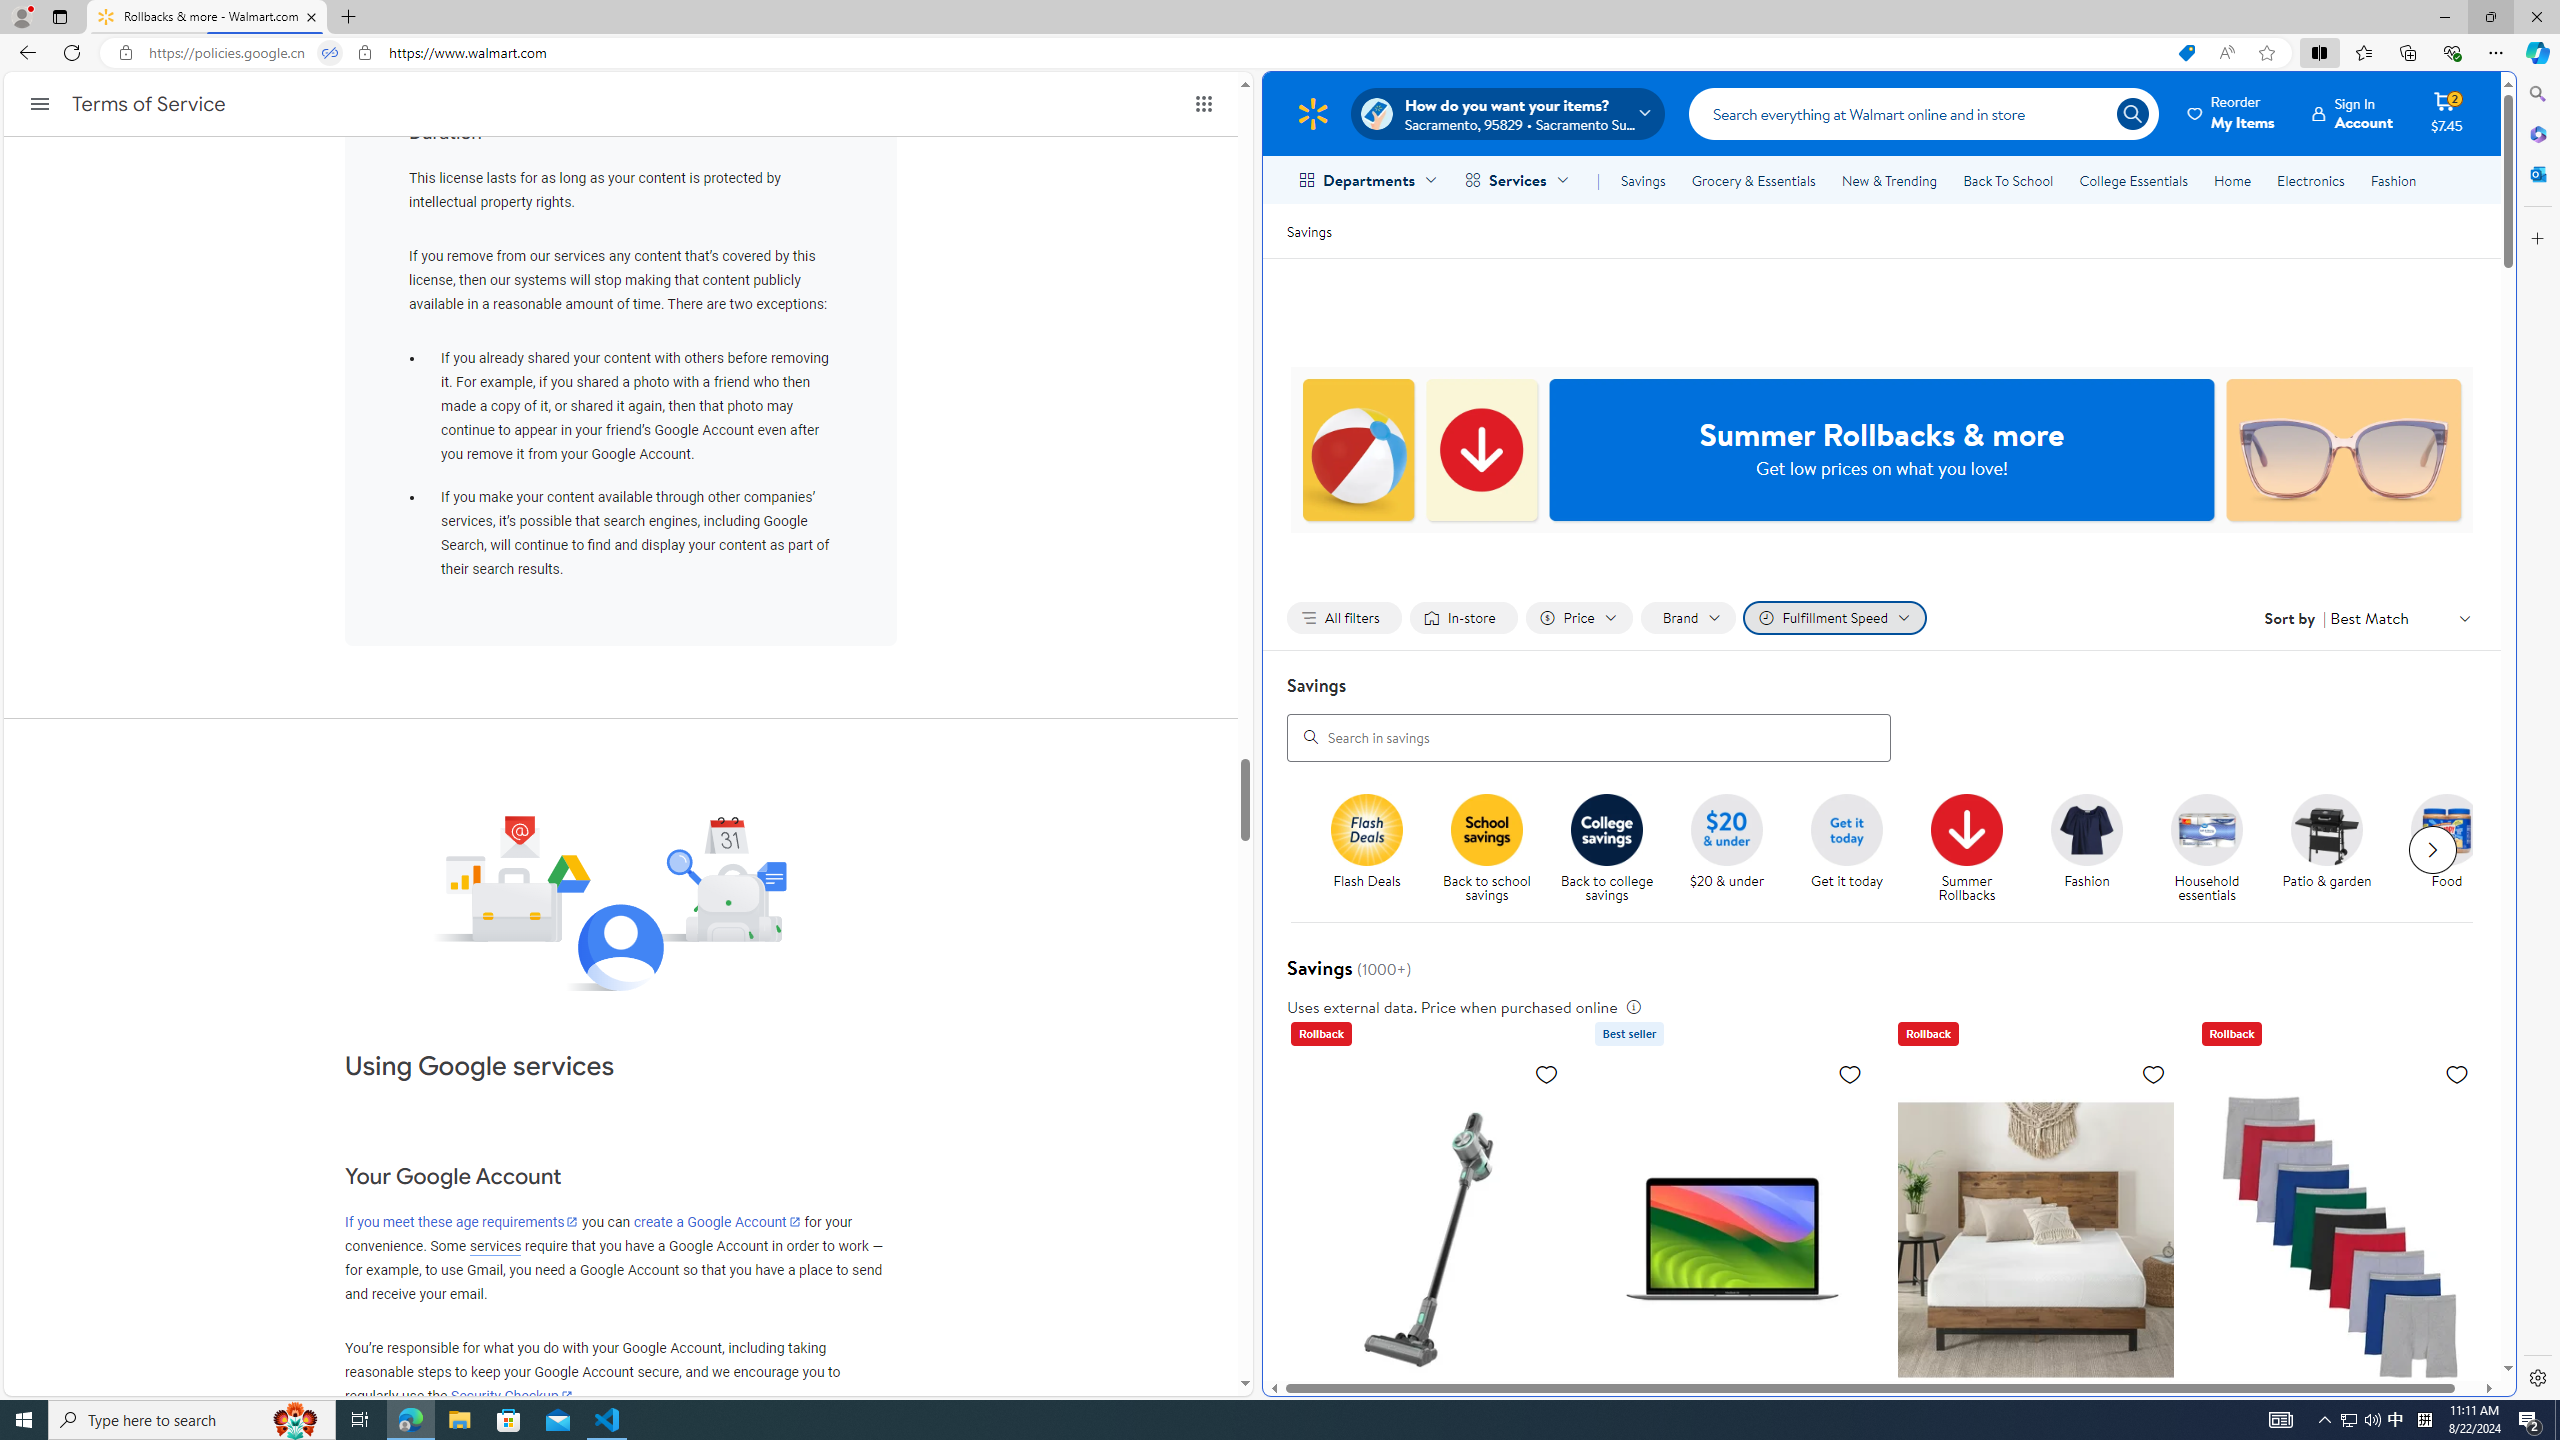 The image size is (2560, 1440). What do you see at coordinates (2335, 849) in the screenshot?
I see `'Patio & garden'` at bounding box center [2335, 849].